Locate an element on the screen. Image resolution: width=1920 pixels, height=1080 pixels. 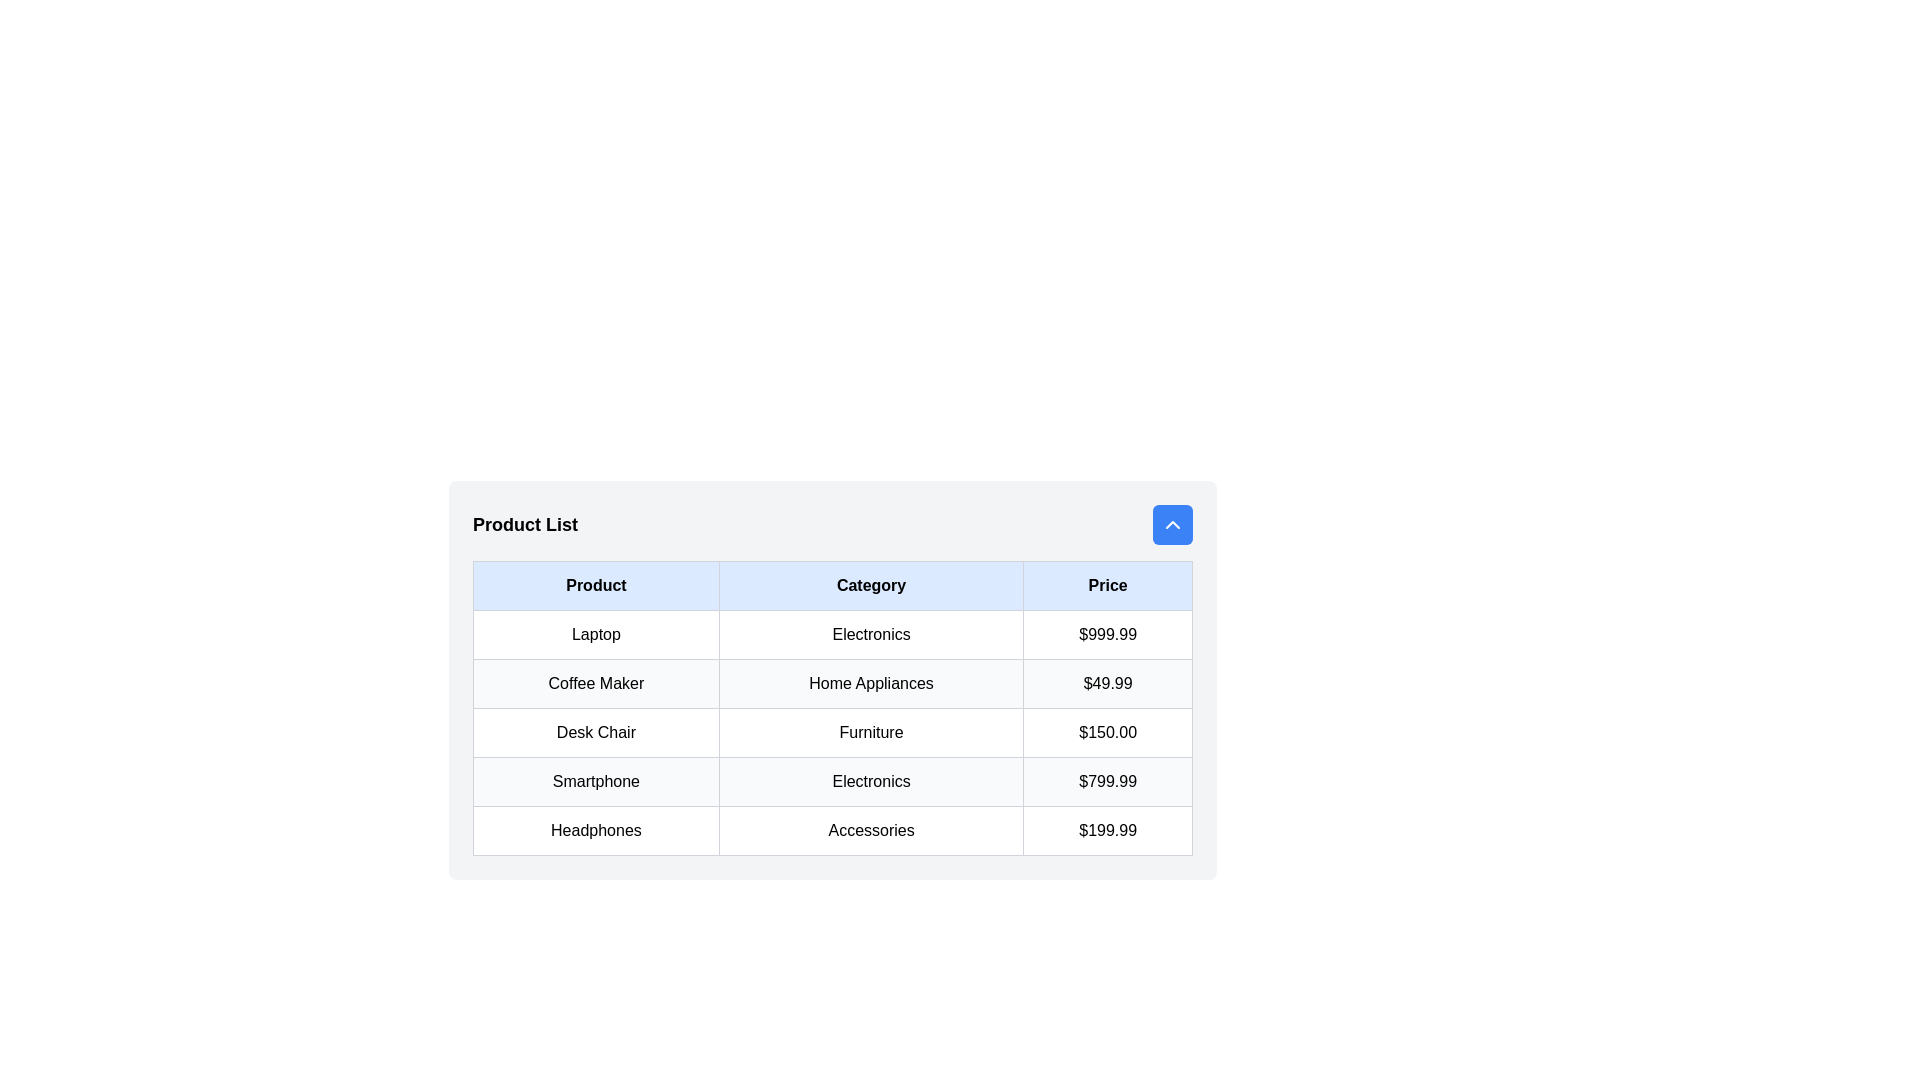
the non-interactive table cell that provides the category information for the 'Smartphone' product, located between the 'Product' and 'Price' columns is located at coordinates (871, 781).